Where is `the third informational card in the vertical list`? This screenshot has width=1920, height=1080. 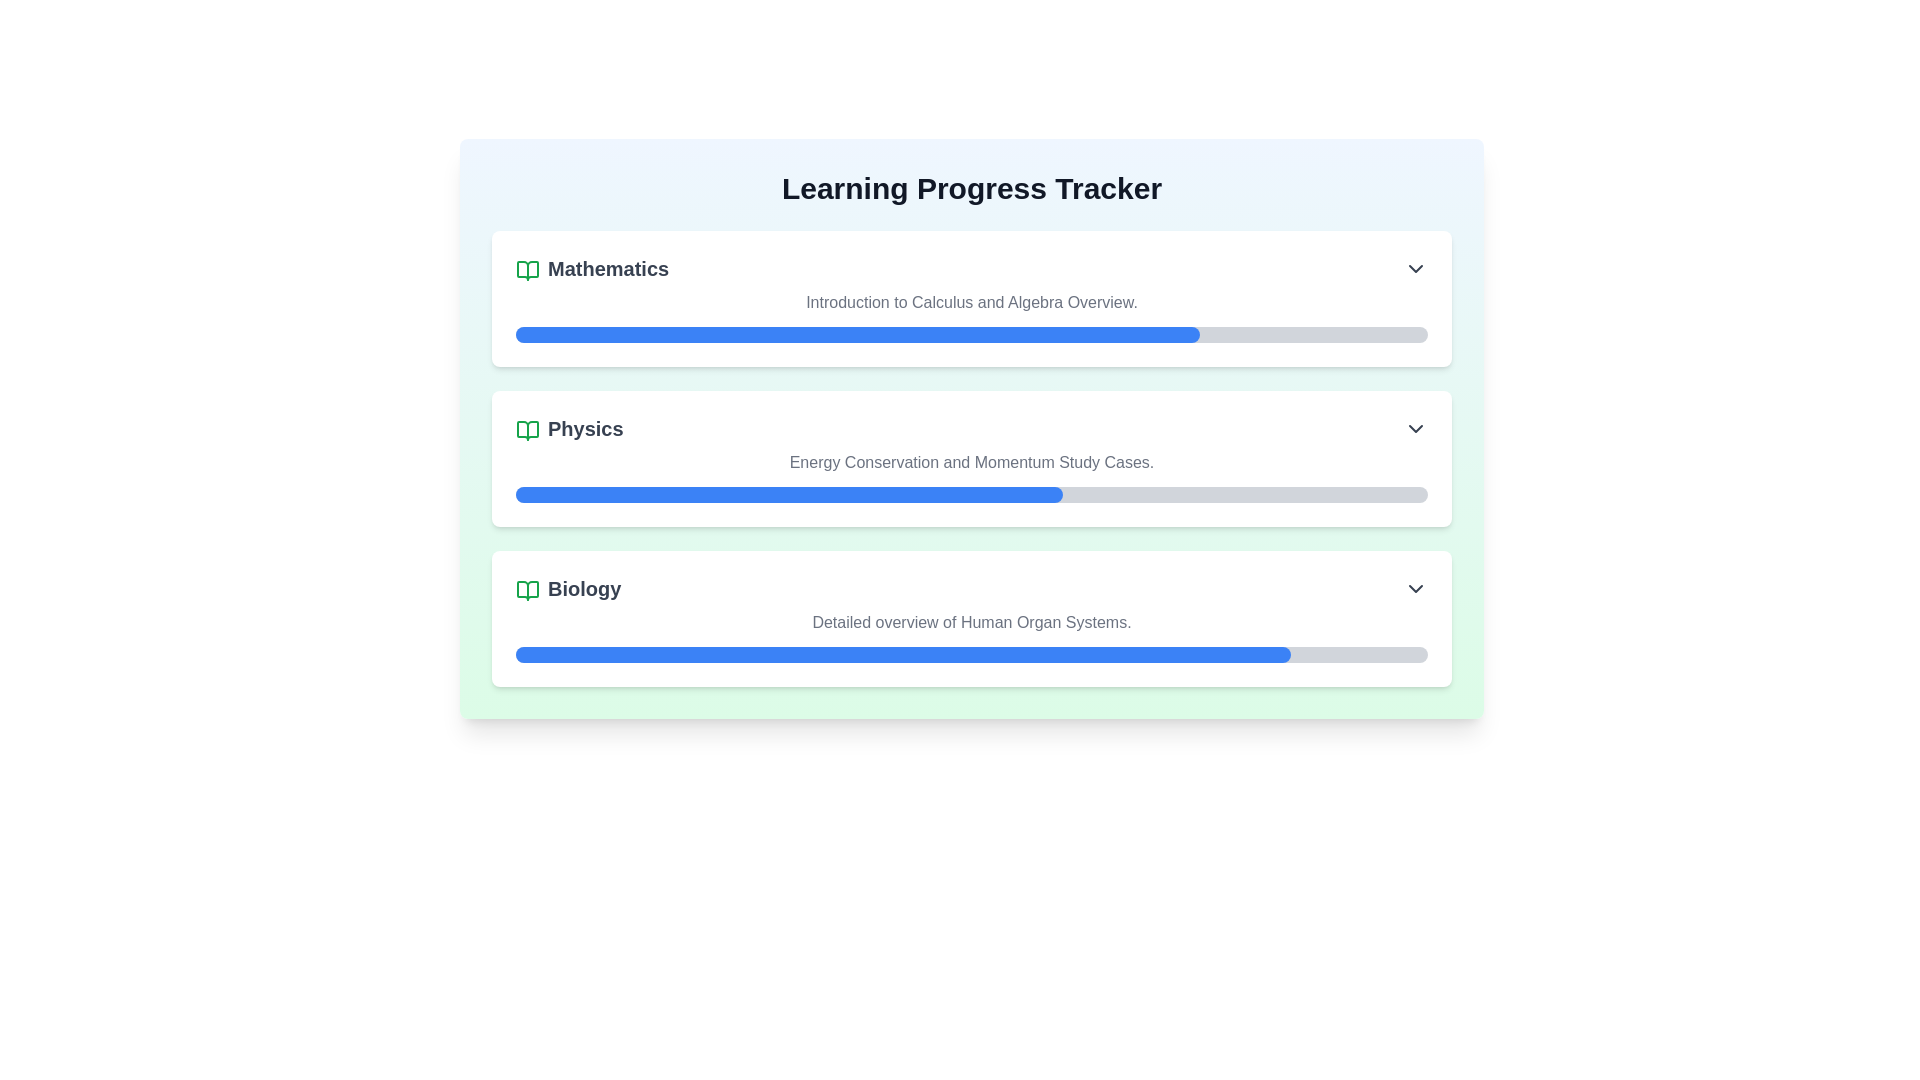 the third informational card in the vertical list is located at coordinates (971, 617).